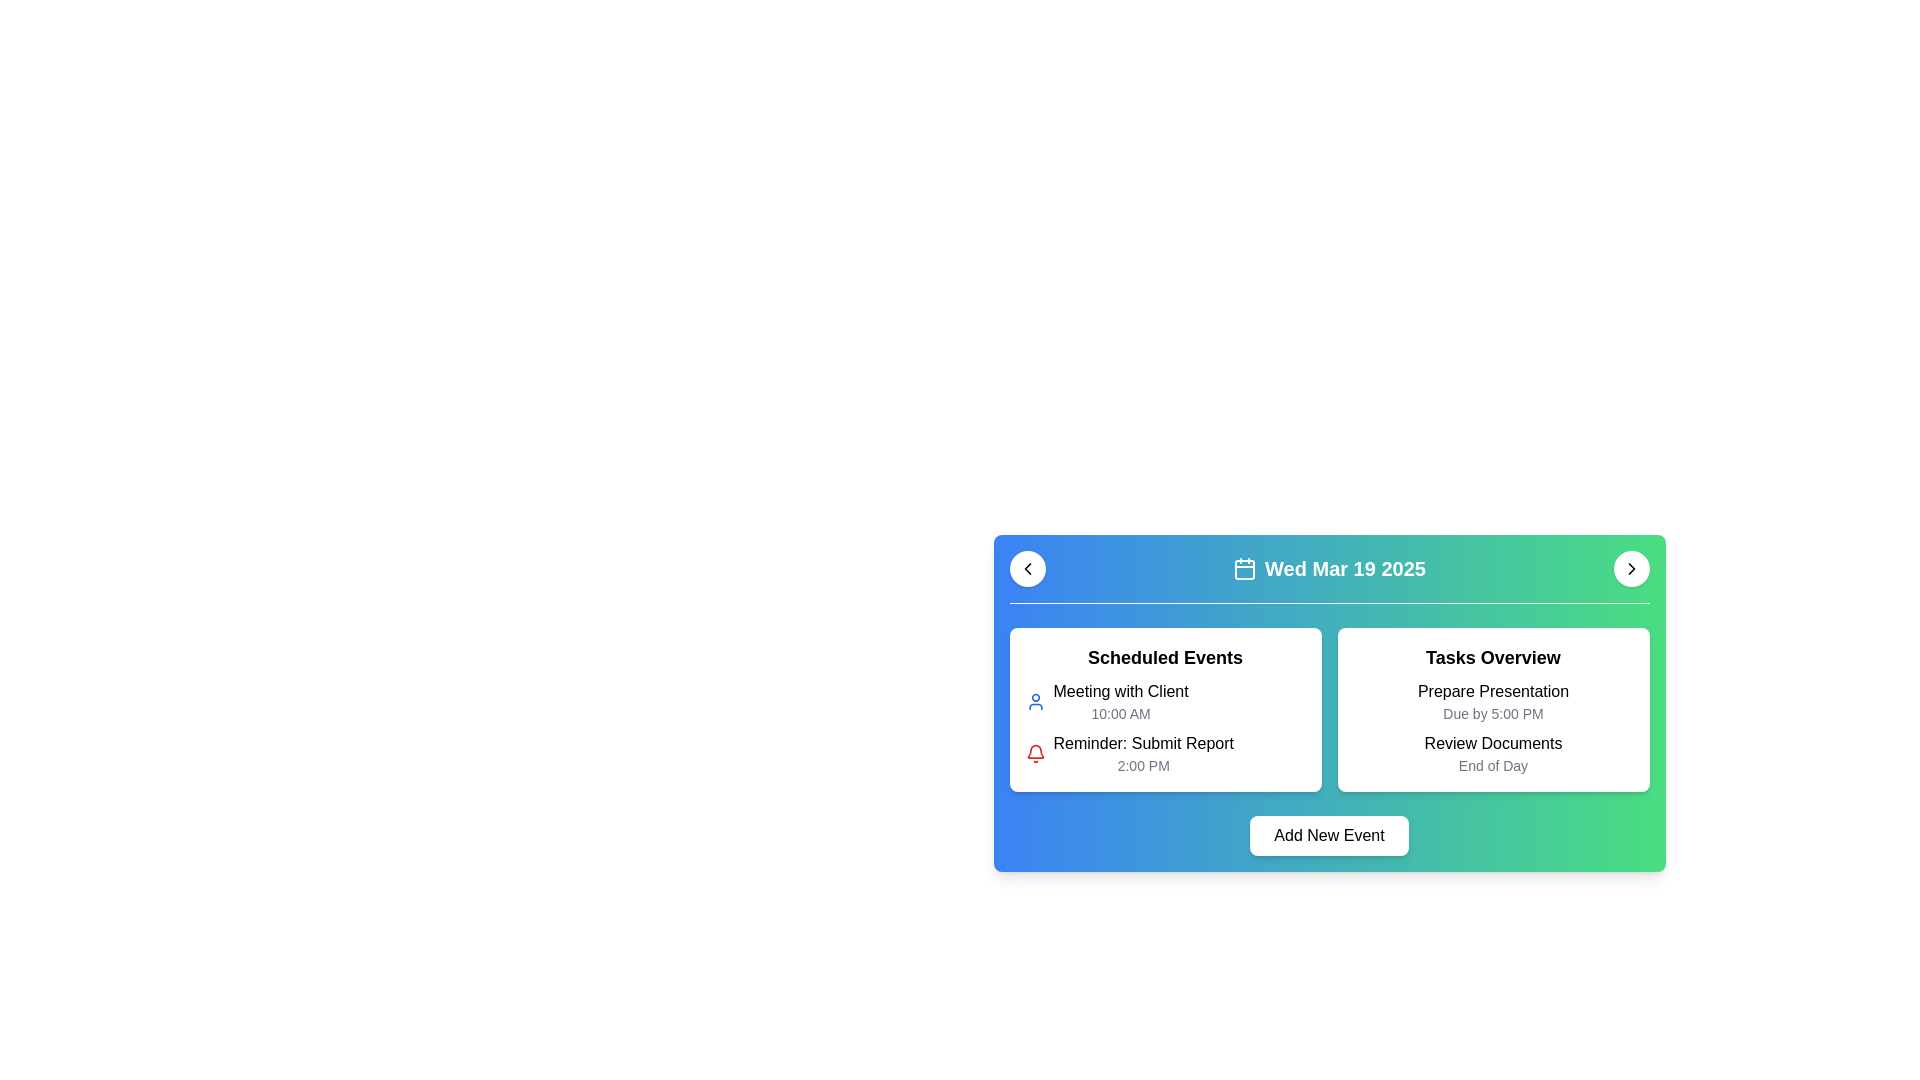 This screenshot has height=1080, width=1920. I want to click on the right-pointing chevron icon inside the rounded button located at the top-right corner of the card, so click(1631, 569).